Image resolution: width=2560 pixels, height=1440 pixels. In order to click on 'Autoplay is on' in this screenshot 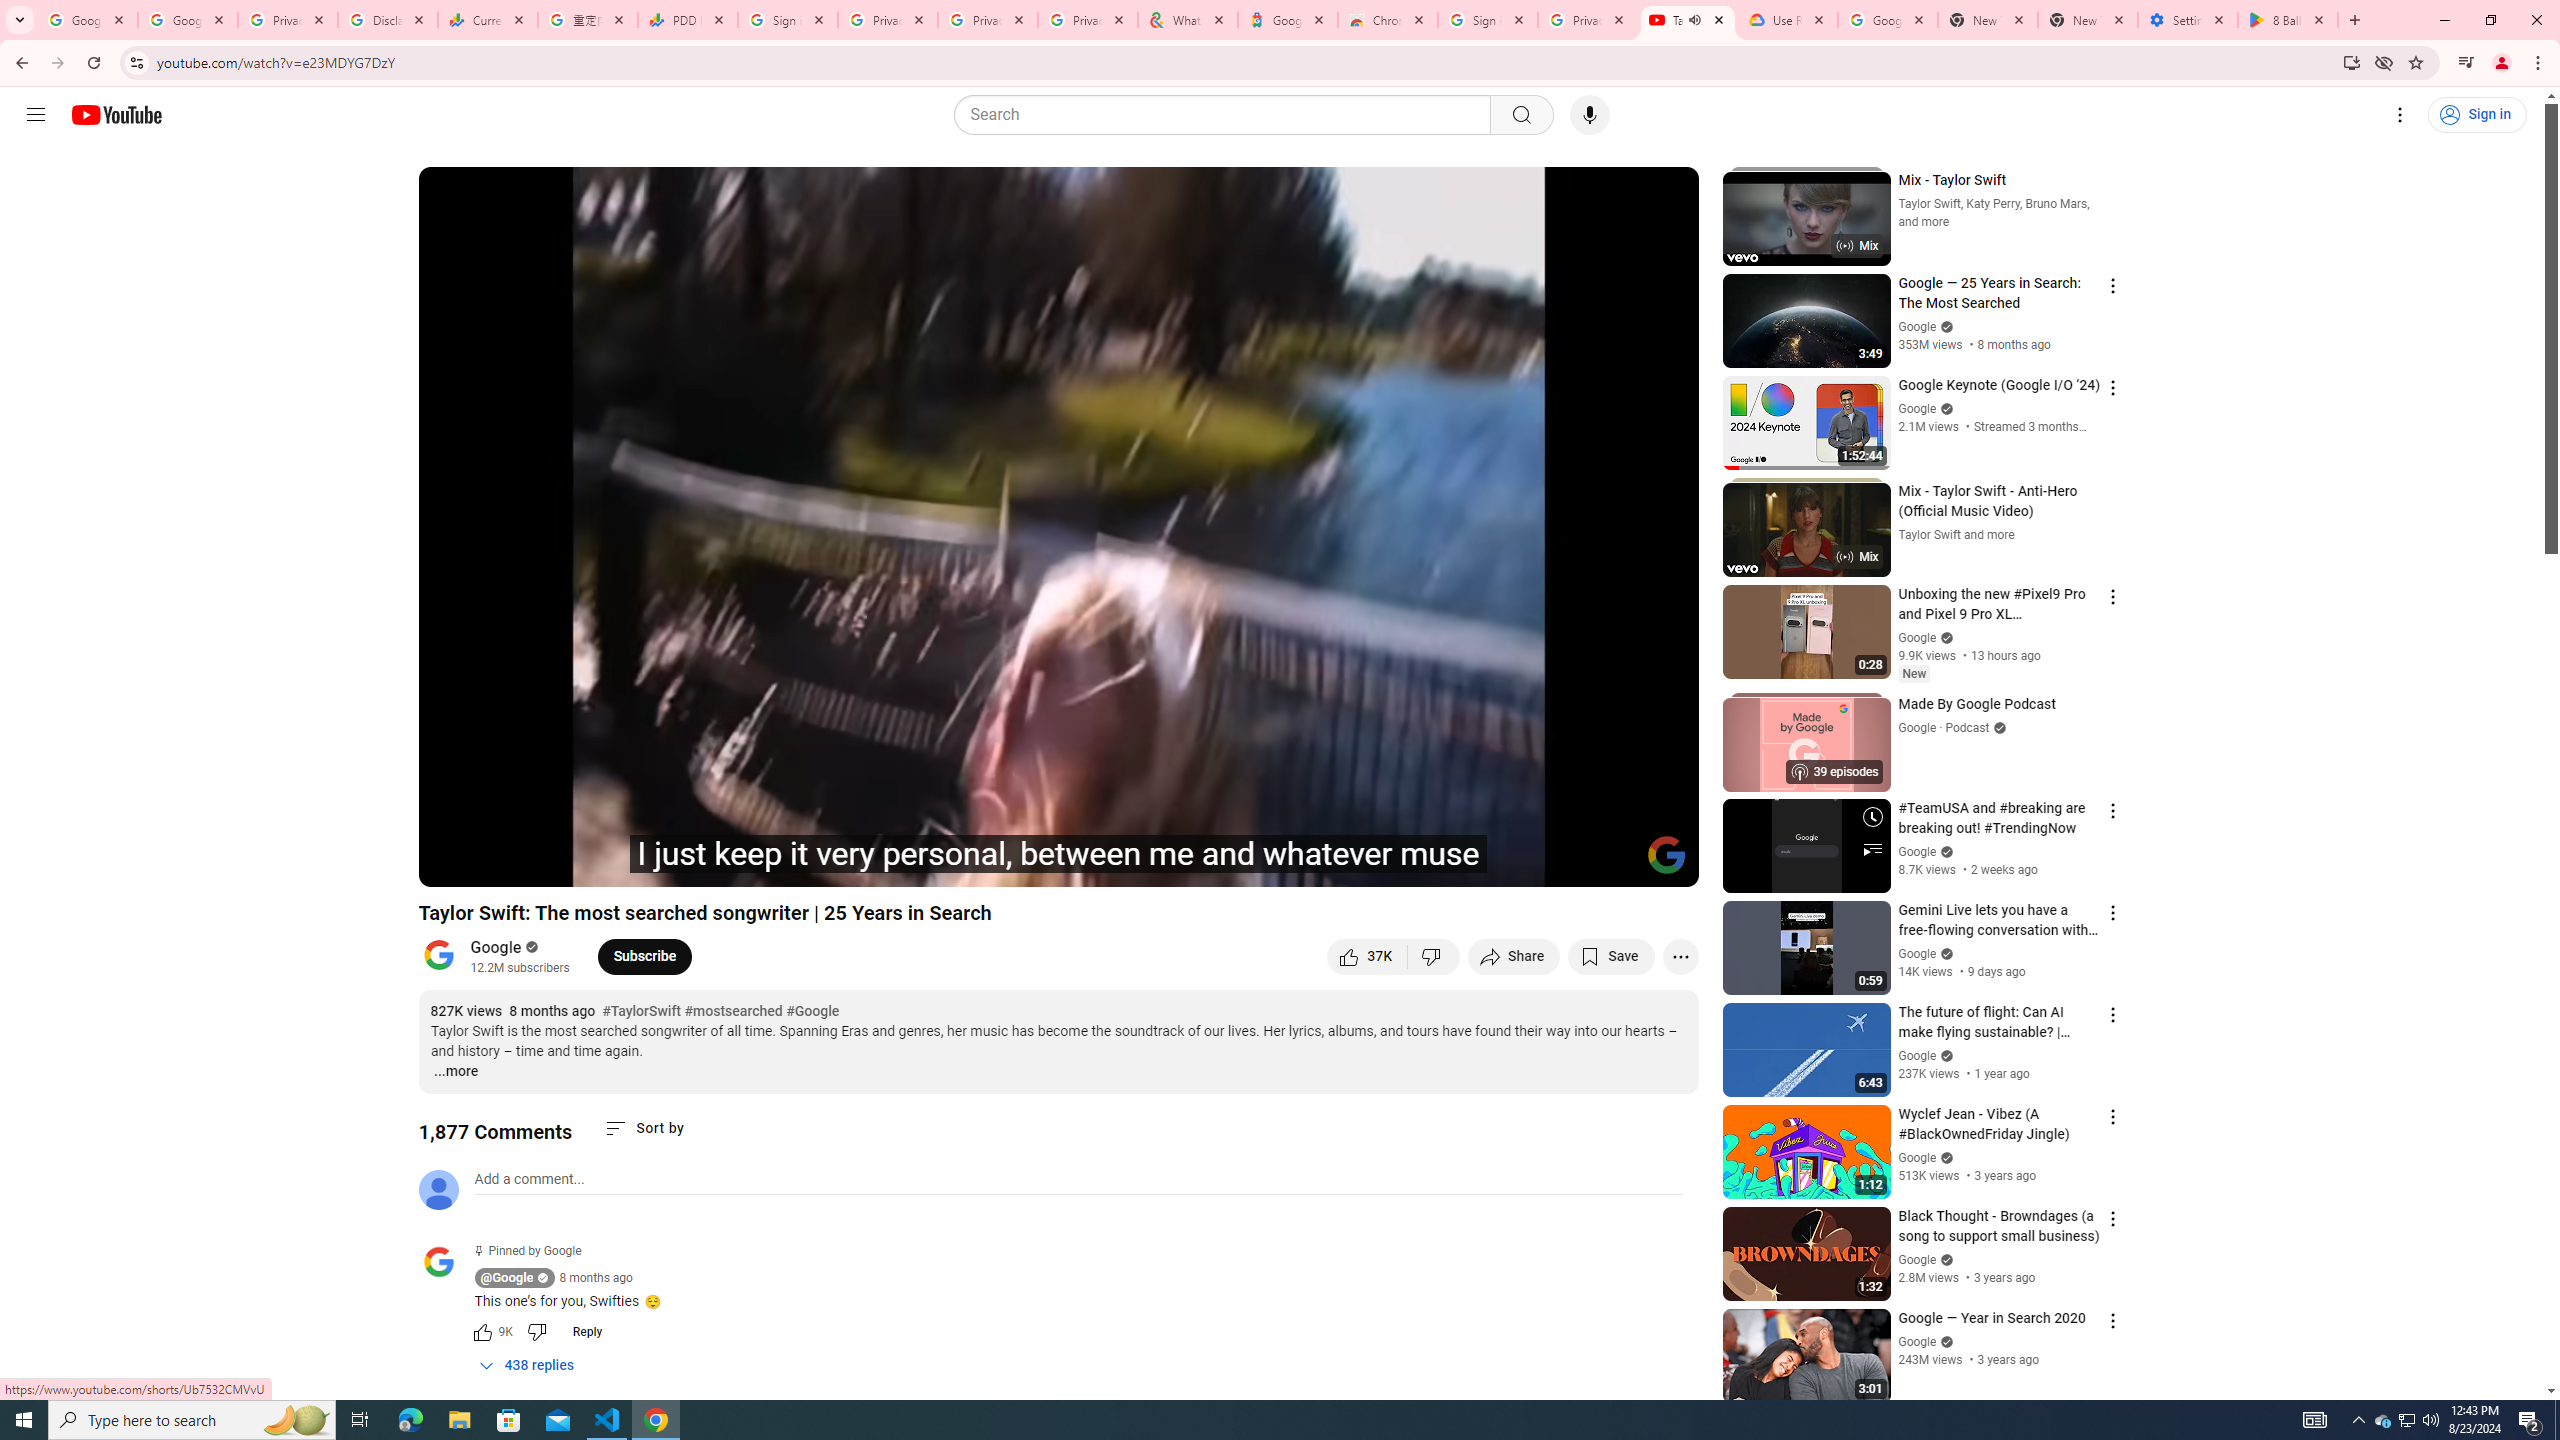, I will do `click(1422, 862)`.